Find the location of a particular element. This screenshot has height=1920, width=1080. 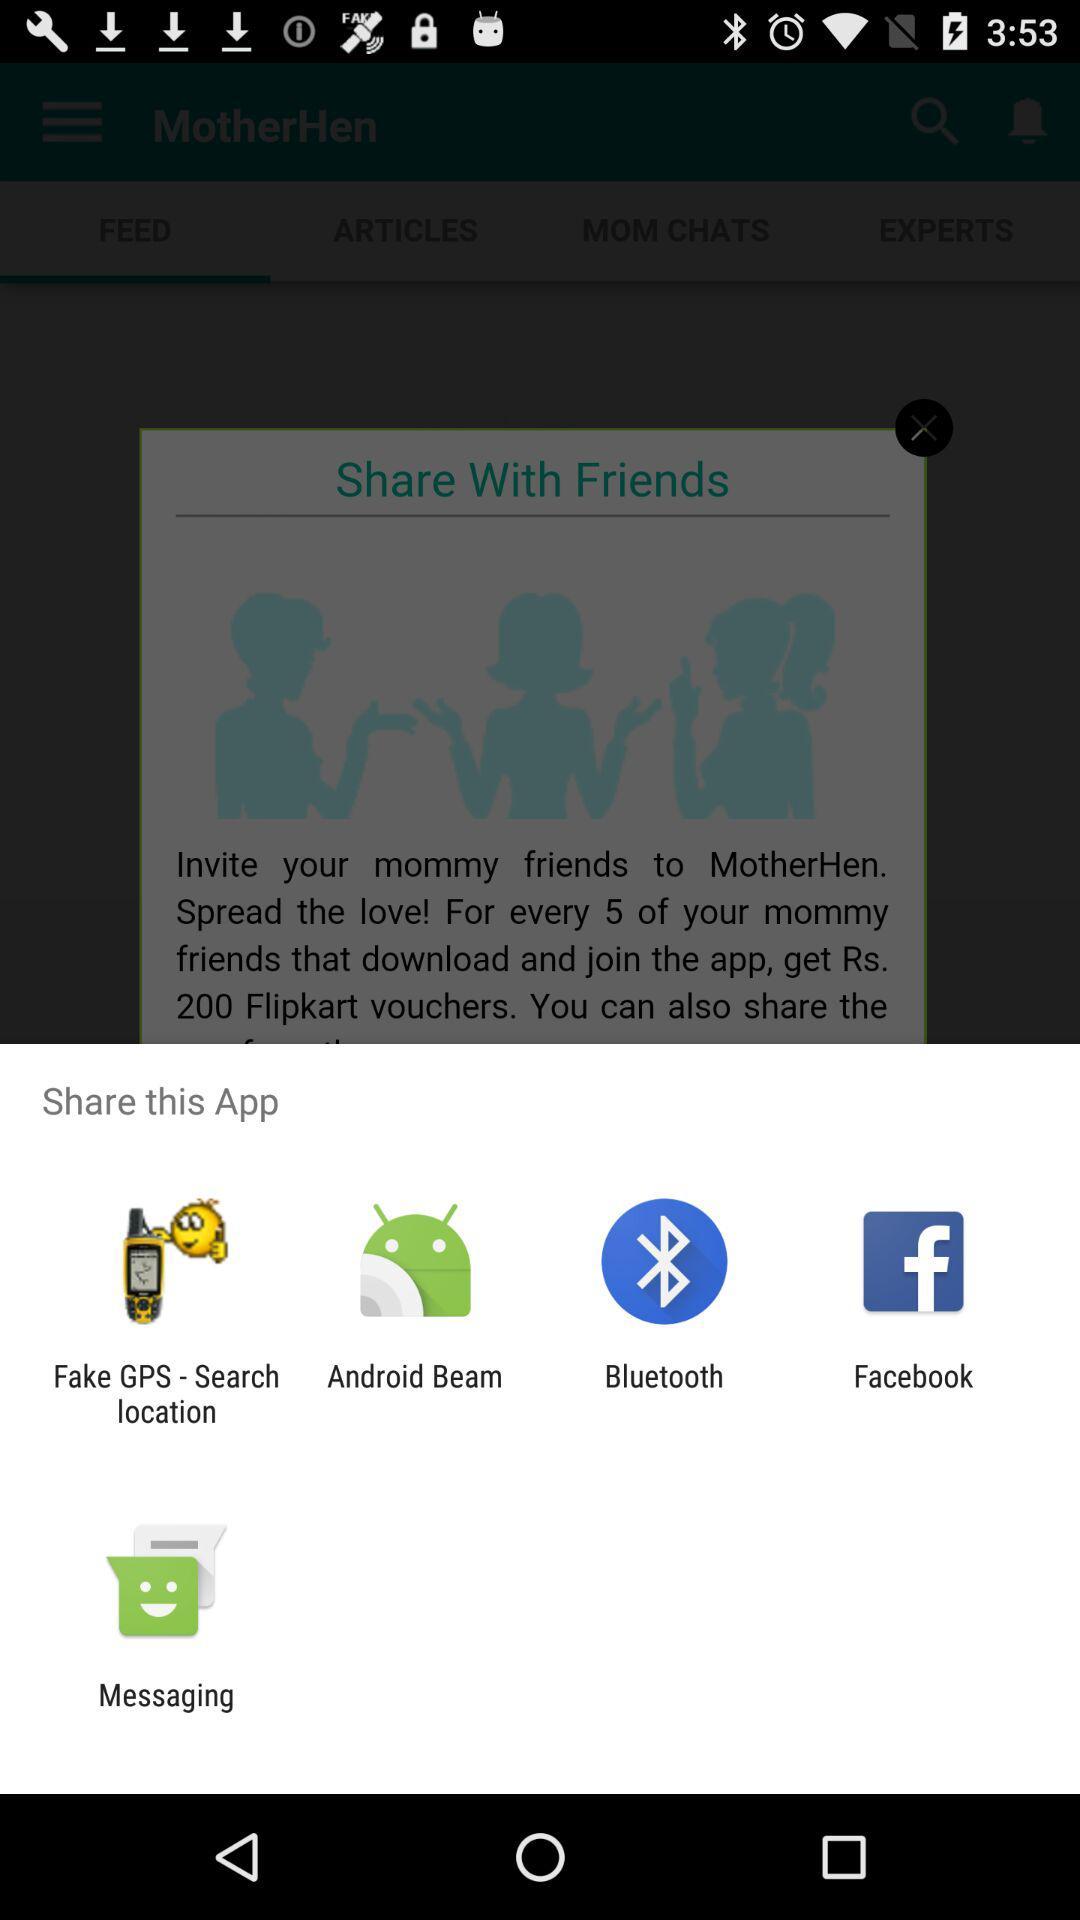

the bluetooth icon is located at coordinates (664, 1392).